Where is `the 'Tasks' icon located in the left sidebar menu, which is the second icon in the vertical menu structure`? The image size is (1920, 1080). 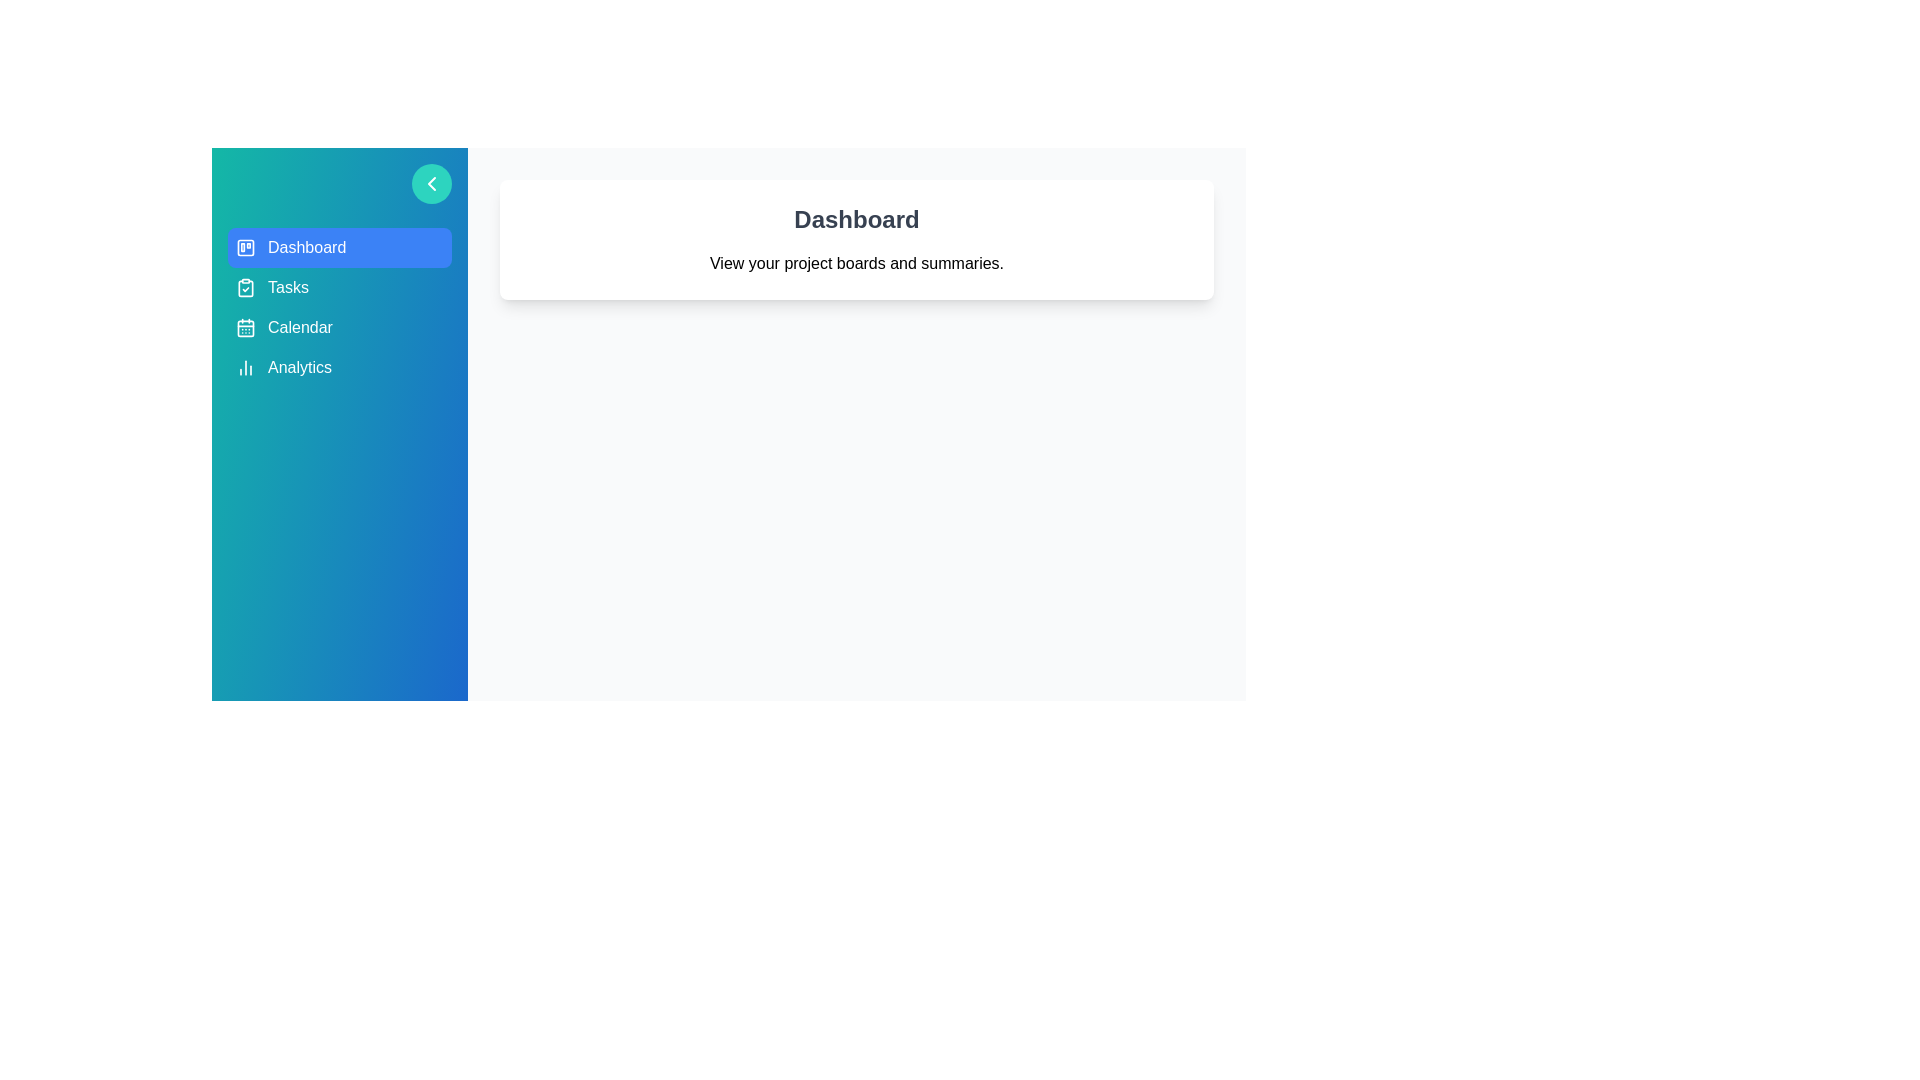
the 'Tasks' icon located in the left sidebar menu, which is the second icon in the vertical menu structure is located at coordinates (244, 288).